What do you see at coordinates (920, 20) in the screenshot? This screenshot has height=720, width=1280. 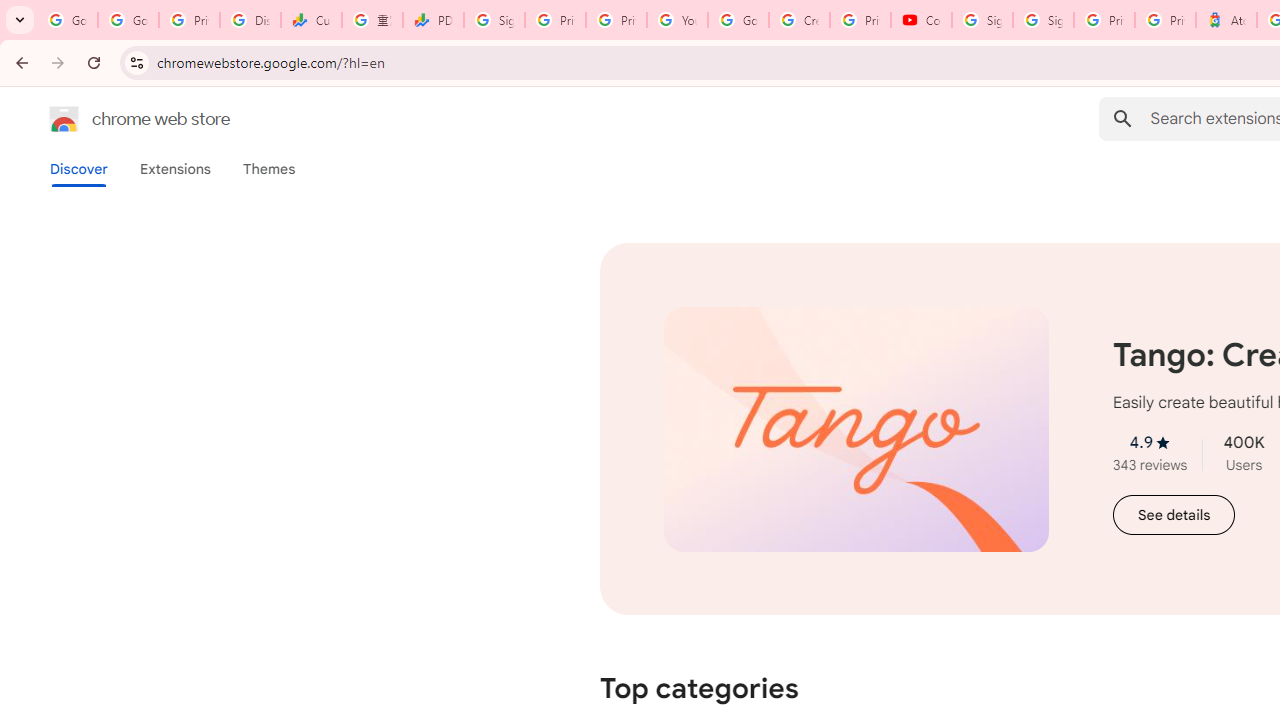 I see `'Content Creator Programs & Opportunities - YouTube Creators'` at bounding box center [920, 20].